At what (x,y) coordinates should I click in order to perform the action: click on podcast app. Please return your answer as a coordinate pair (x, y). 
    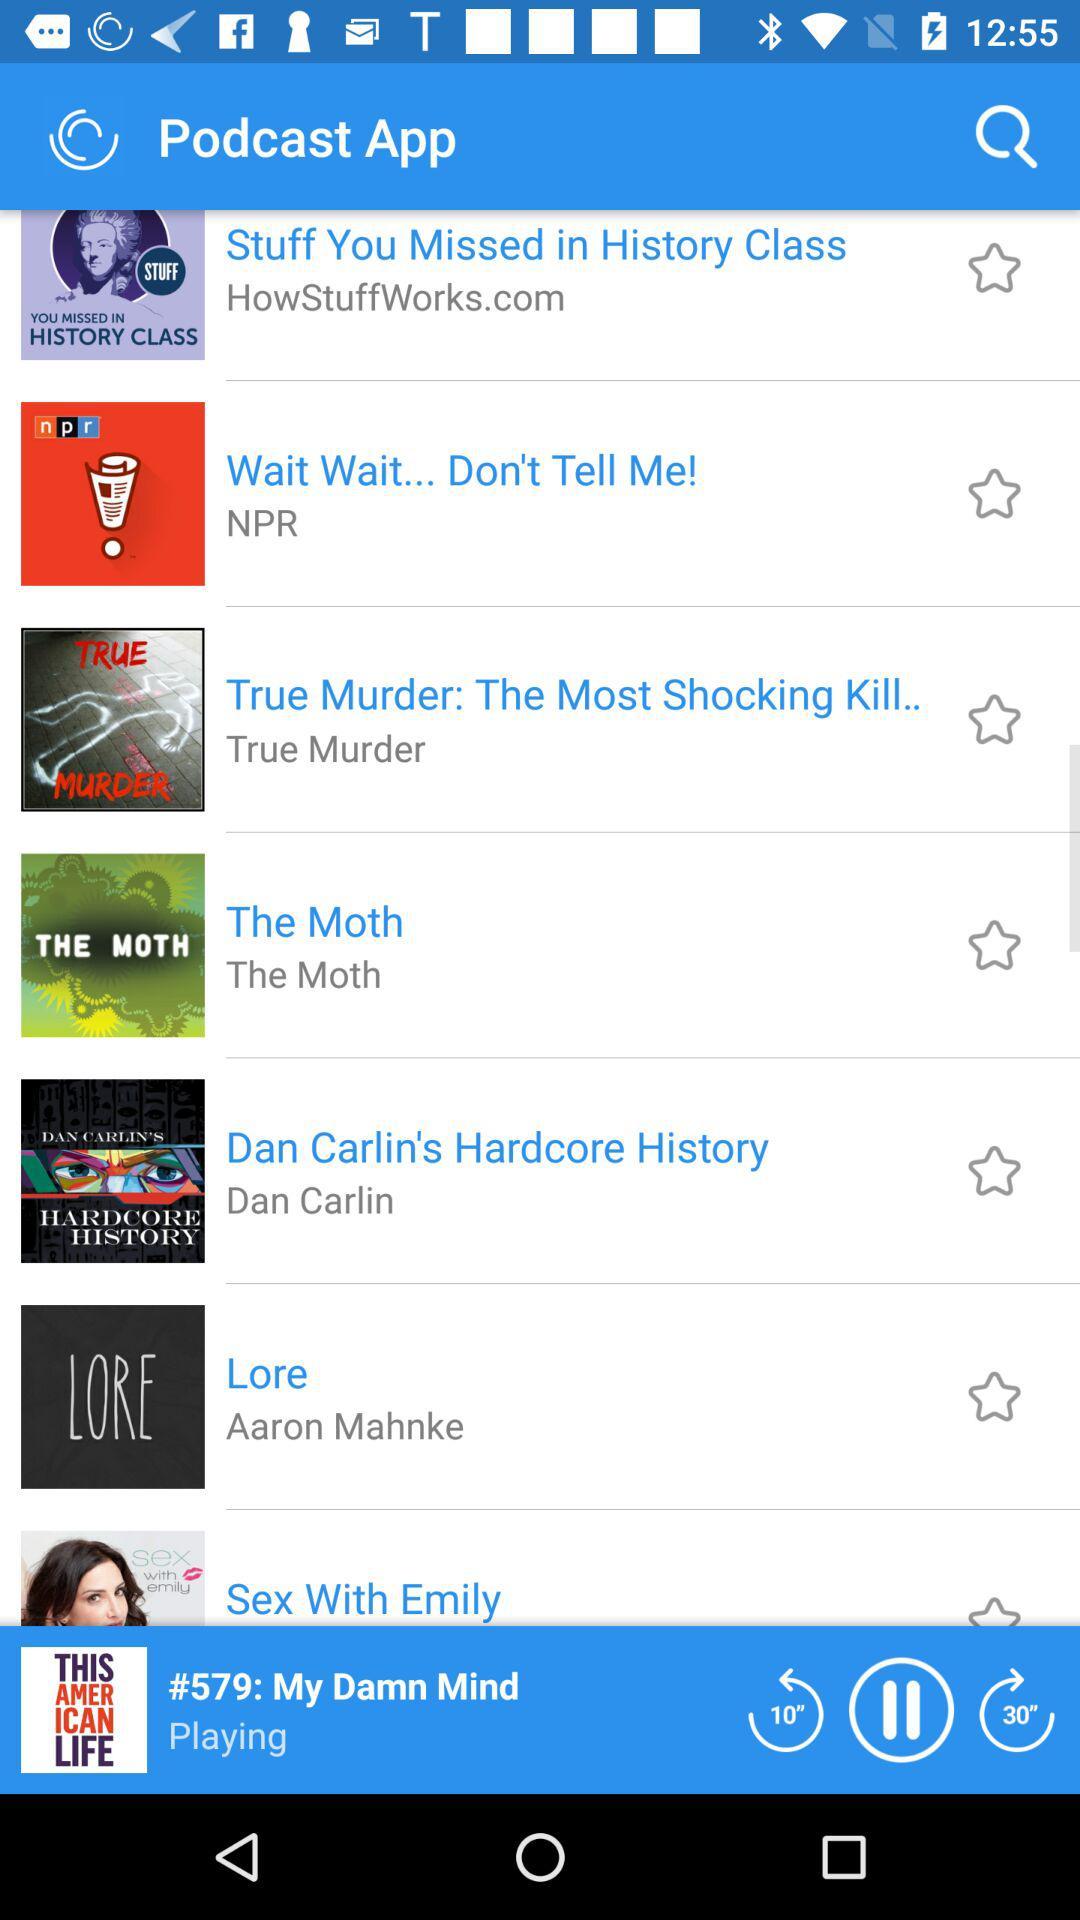
    Looking at the image, I should click on (785, 1708).